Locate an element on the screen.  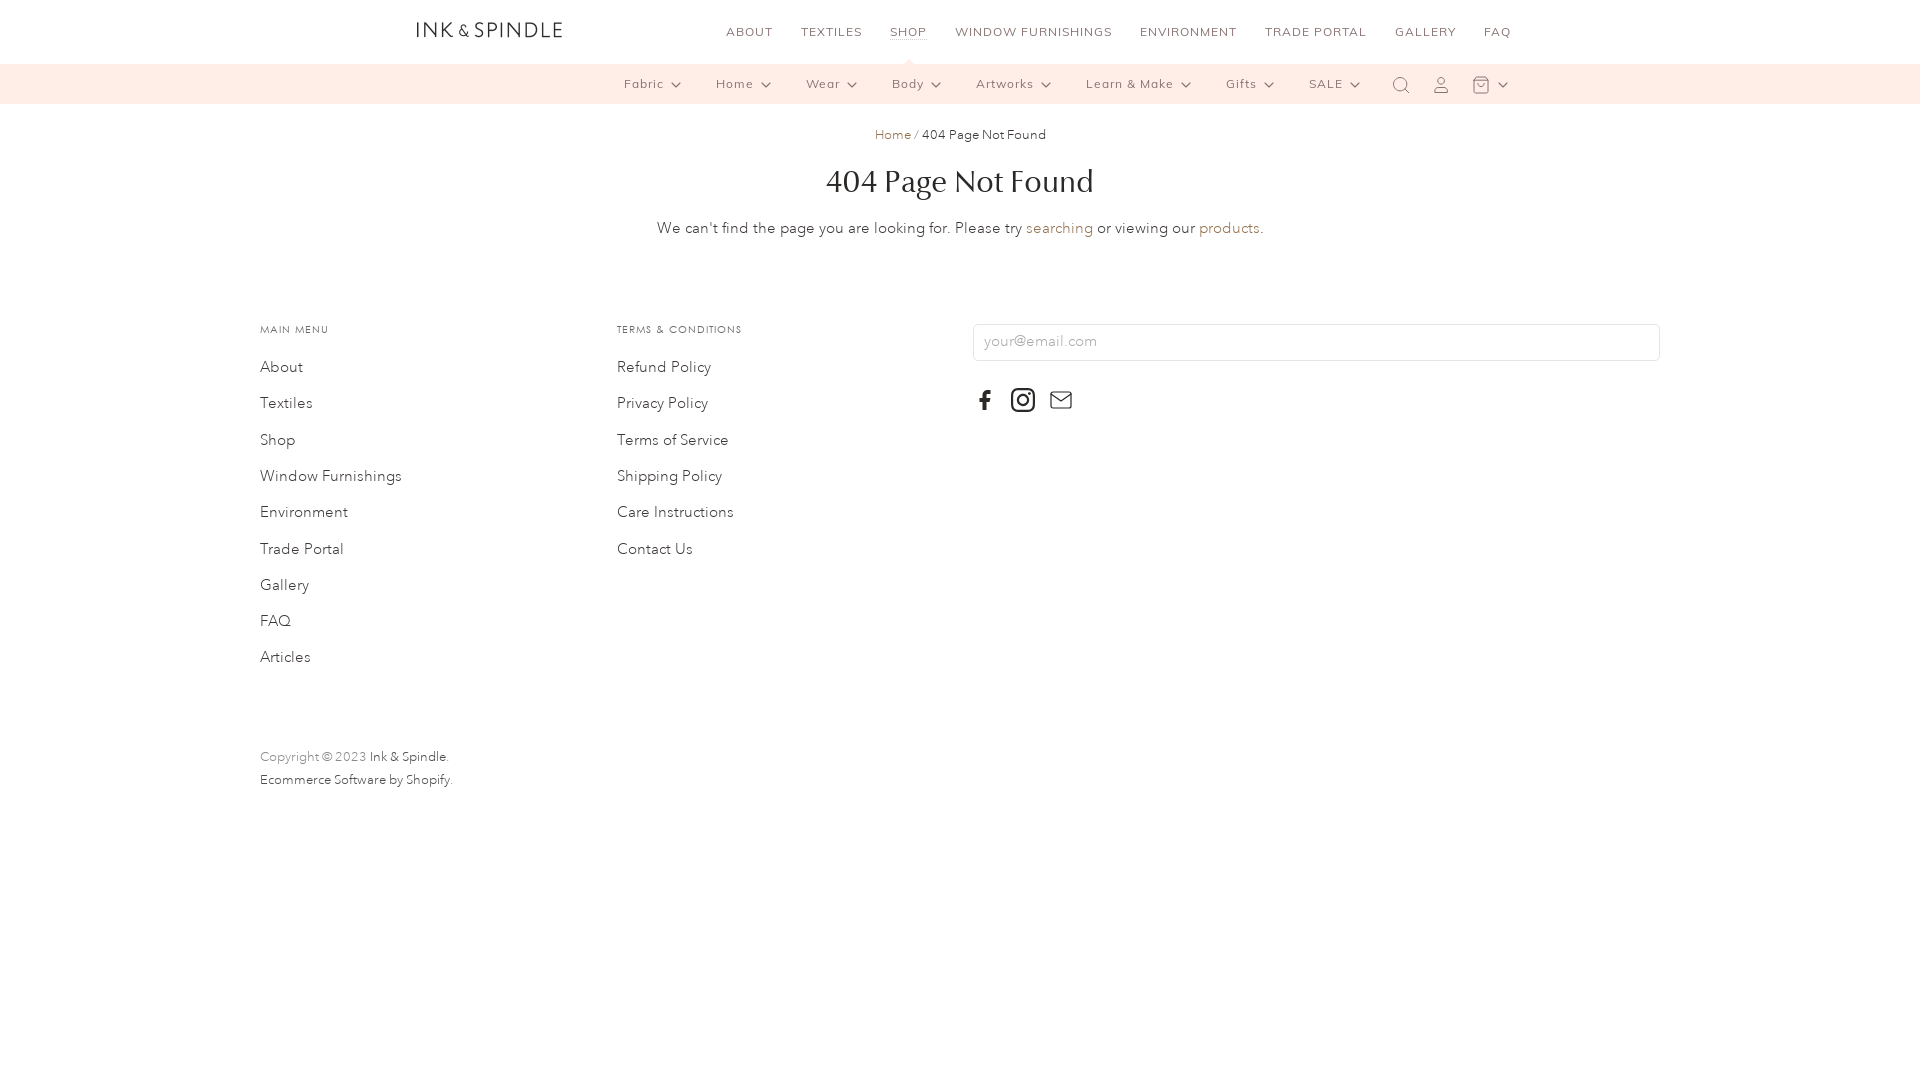
'Window Furnishings' is located at coordinates (331, 476).